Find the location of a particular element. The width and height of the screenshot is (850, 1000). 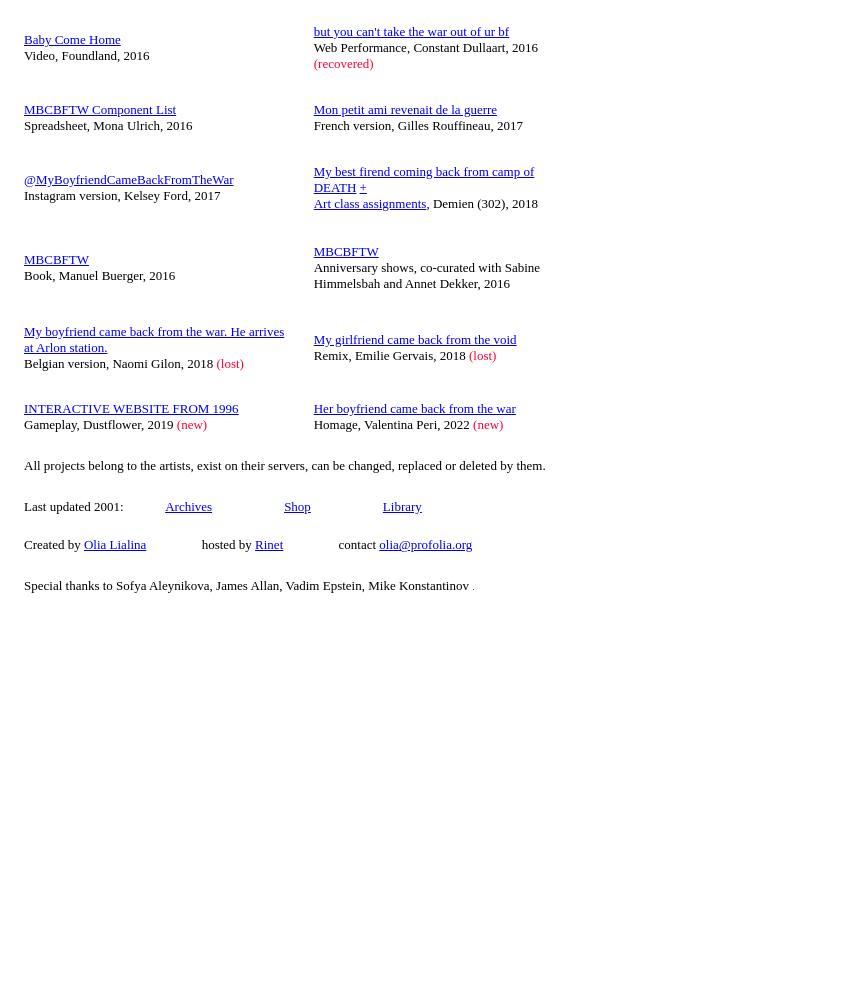

'Last updated 2001:' is located at coordinates (93, 505).